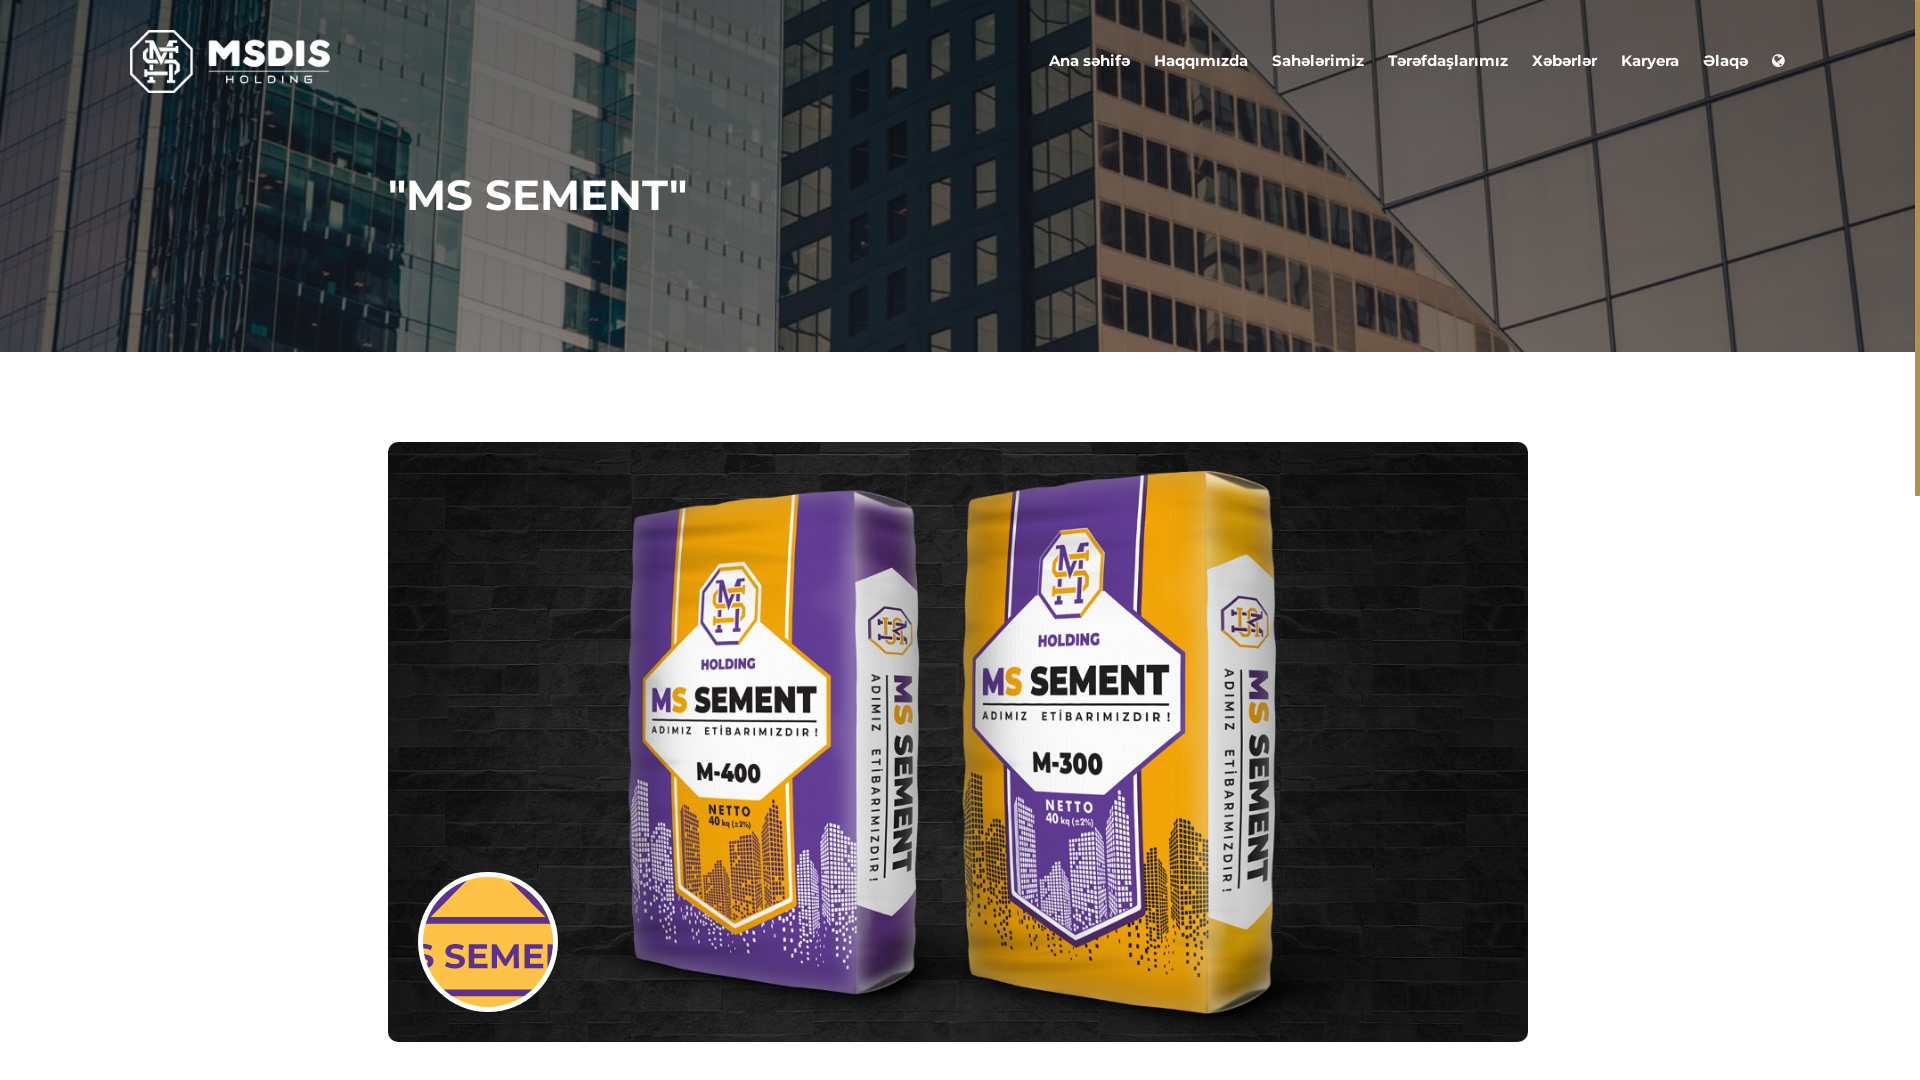 This screenshot has height=1080, width=1920. I want to click on 'Karyera', so click(1621, 60).